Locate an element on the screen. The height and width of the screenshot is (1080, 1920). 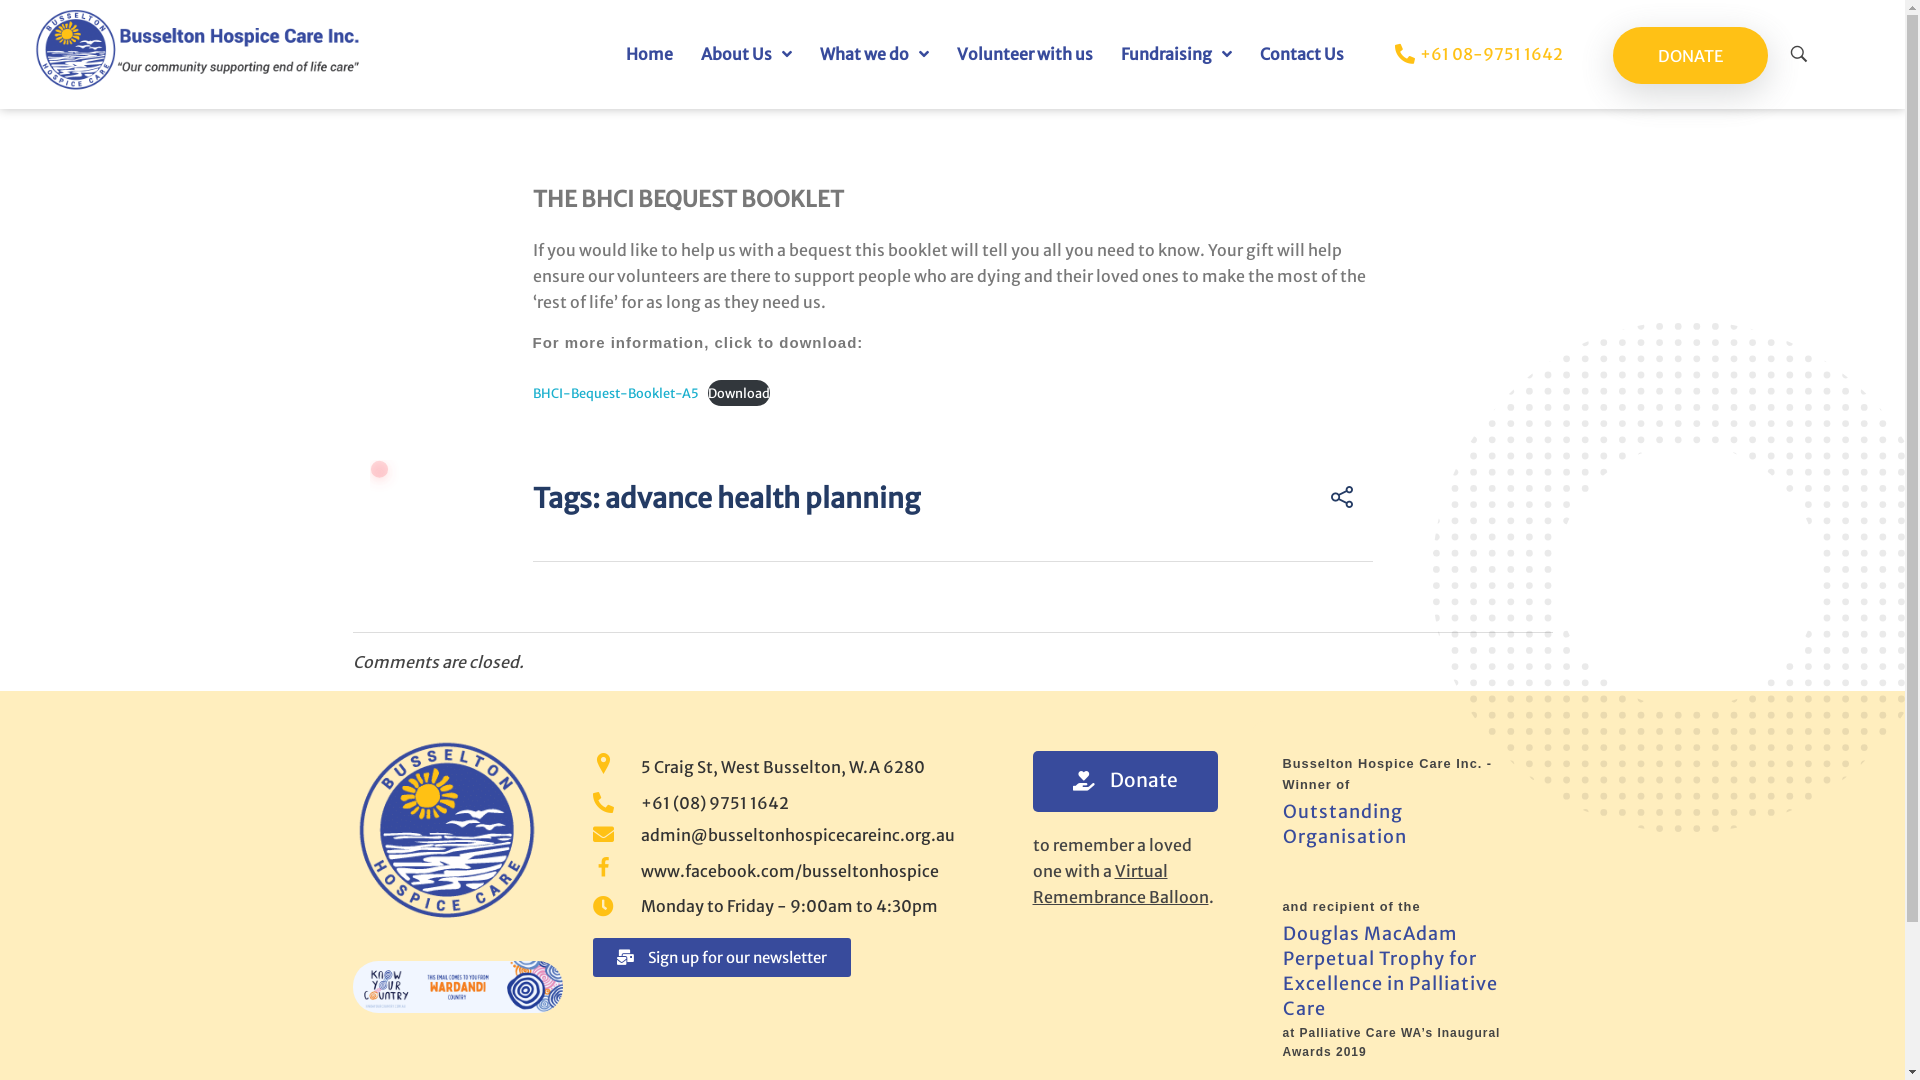
'Home' is located at coordinates (649, 53).